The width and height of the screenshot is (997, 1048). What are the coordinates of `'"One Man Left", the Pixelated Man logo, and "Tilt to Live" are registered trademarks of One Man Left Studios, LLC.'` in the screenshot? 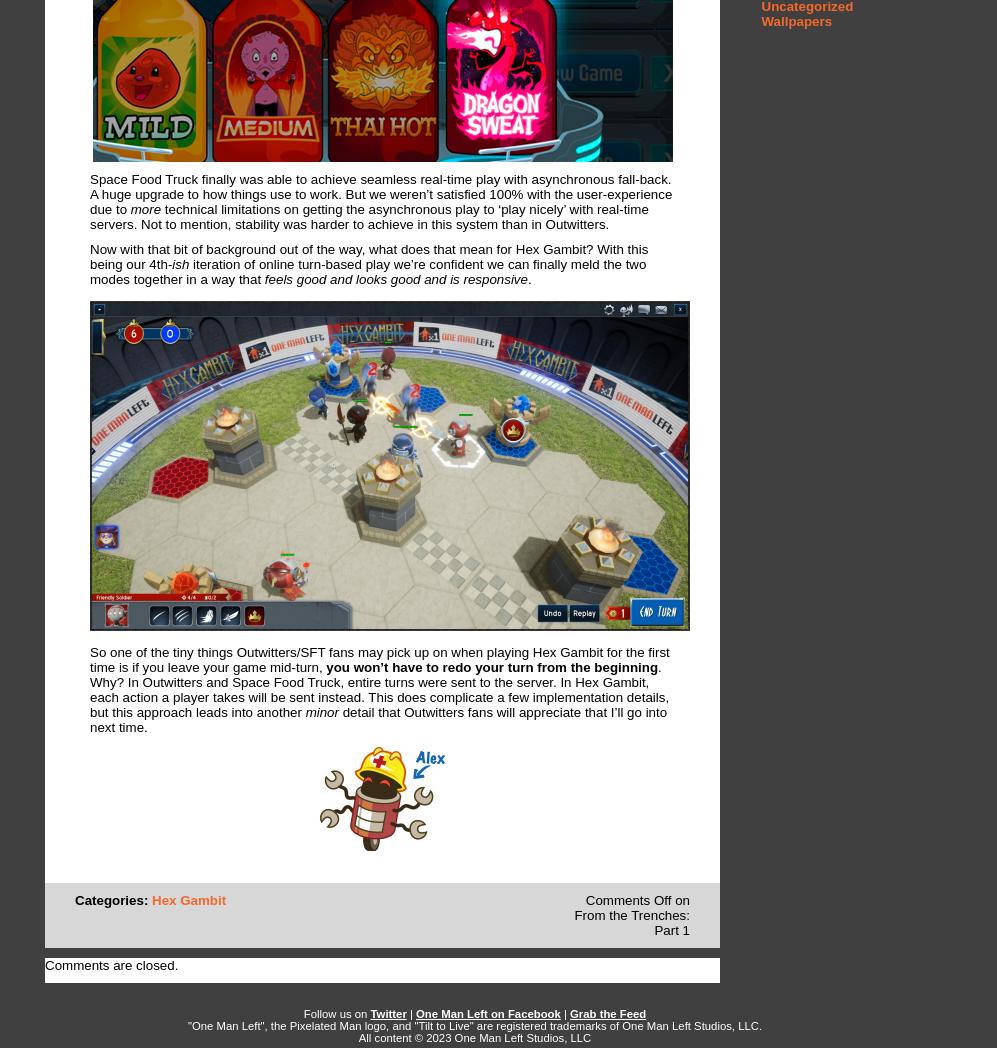 It's located at (474, 1025).